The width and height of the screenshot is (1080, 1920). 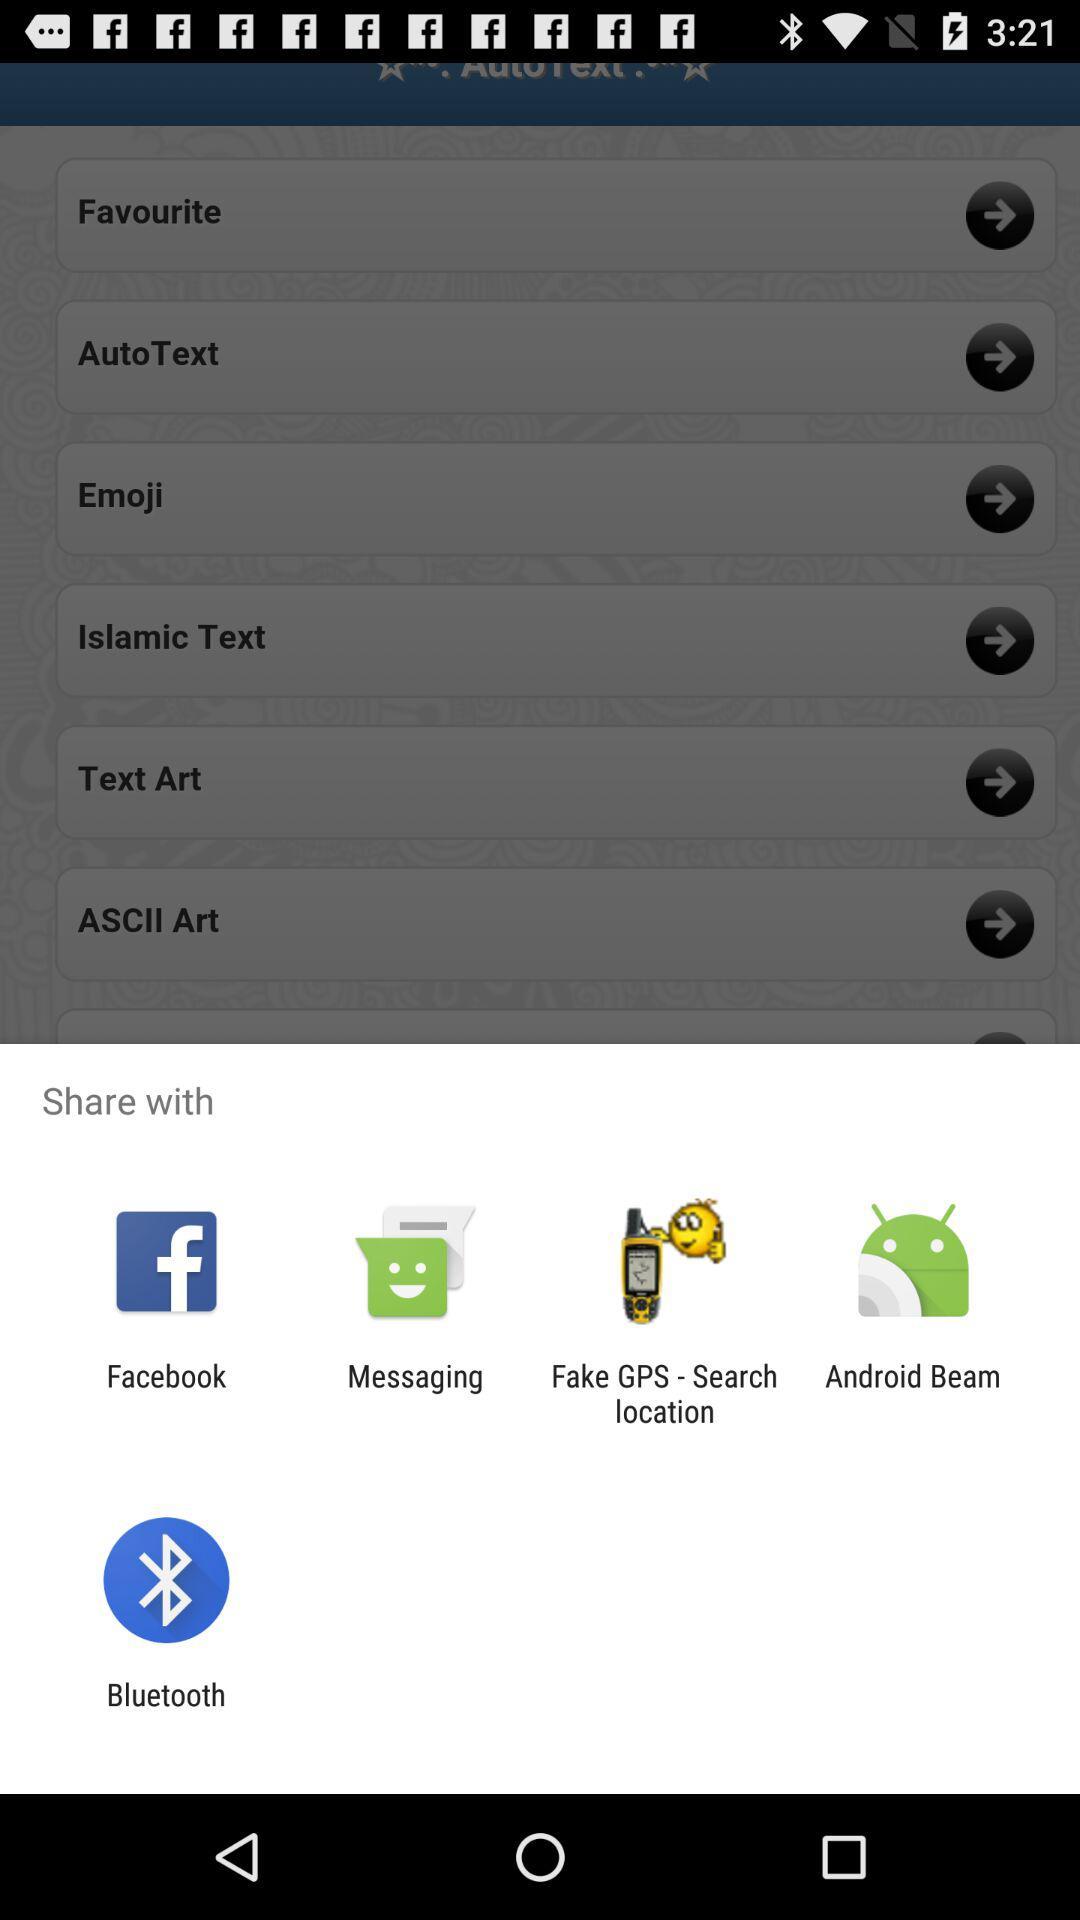 I want to click on the app to the left of fake gps search item, so click(x=414, y=1392).